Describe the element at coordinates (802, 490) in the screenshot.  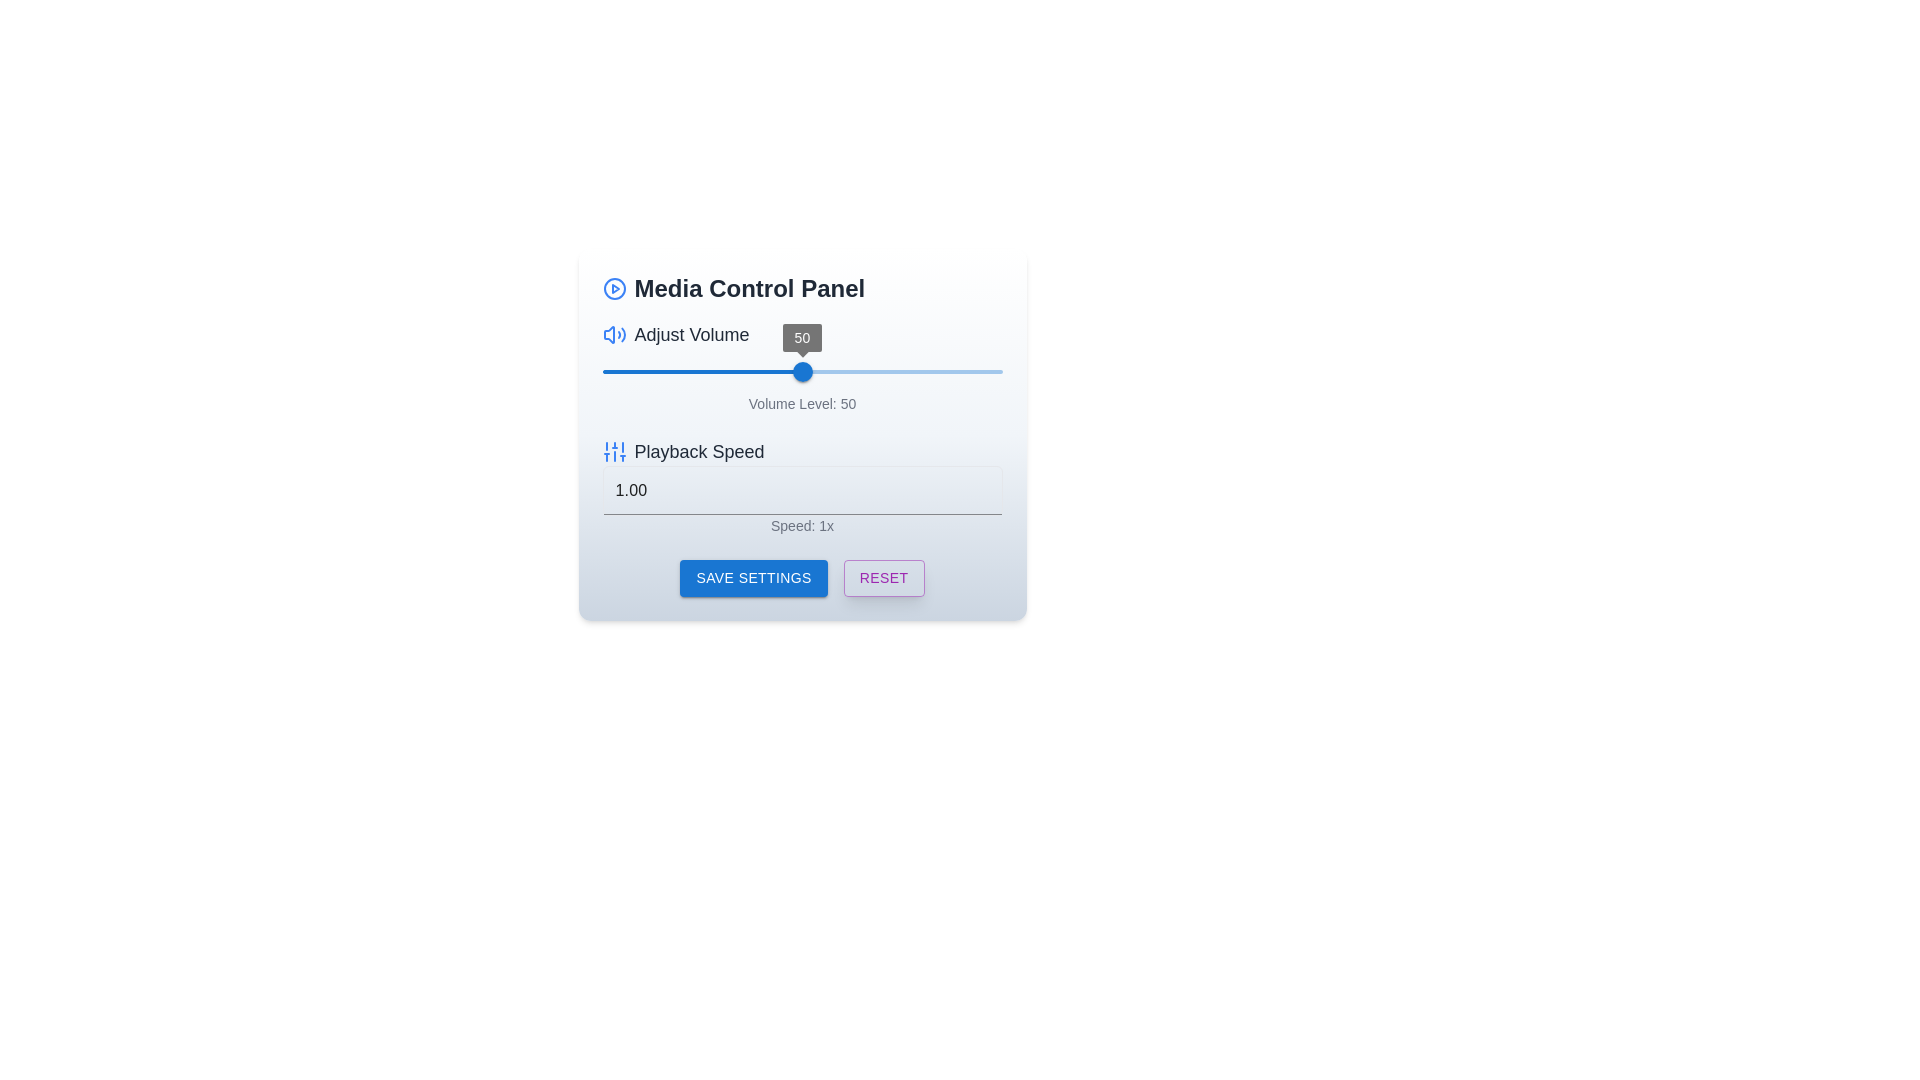
I see `playback speed` at that location.